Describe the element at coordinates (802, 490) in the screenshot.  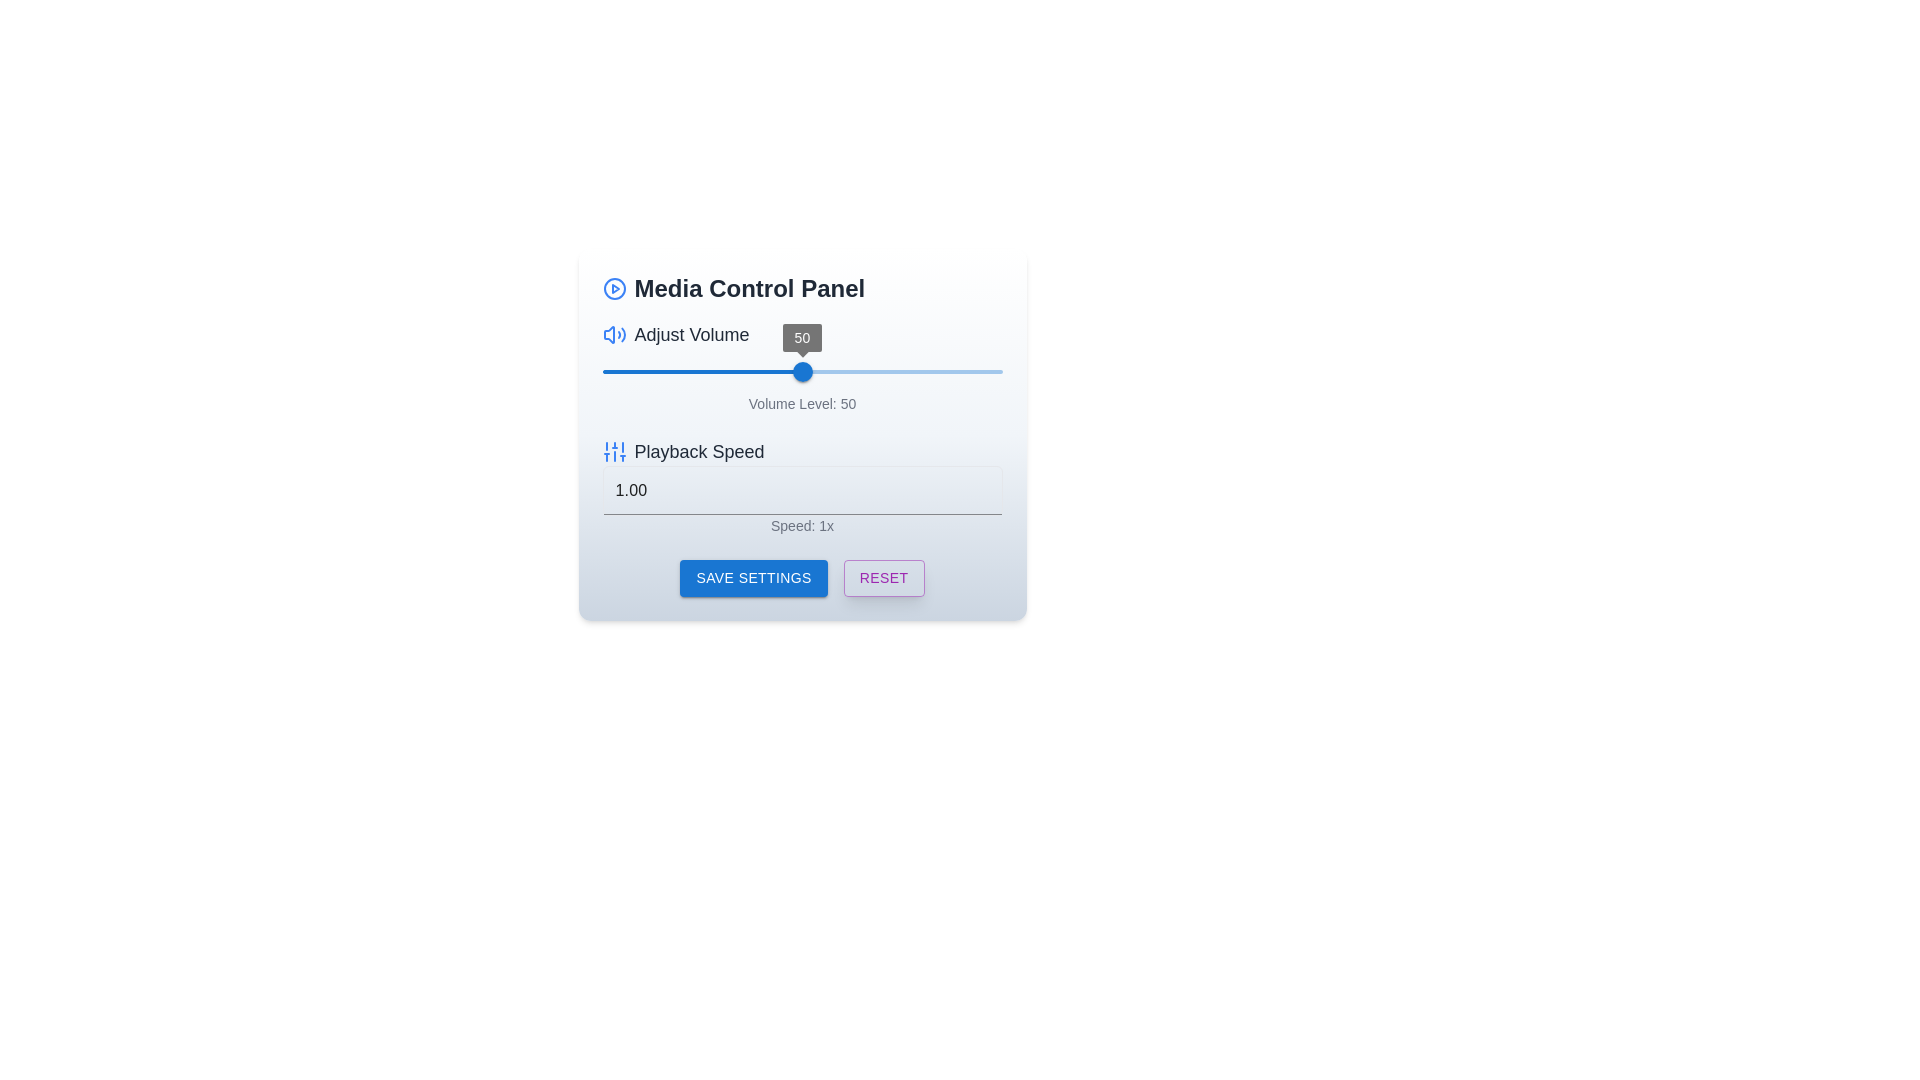
I see `playback speed` at that location.